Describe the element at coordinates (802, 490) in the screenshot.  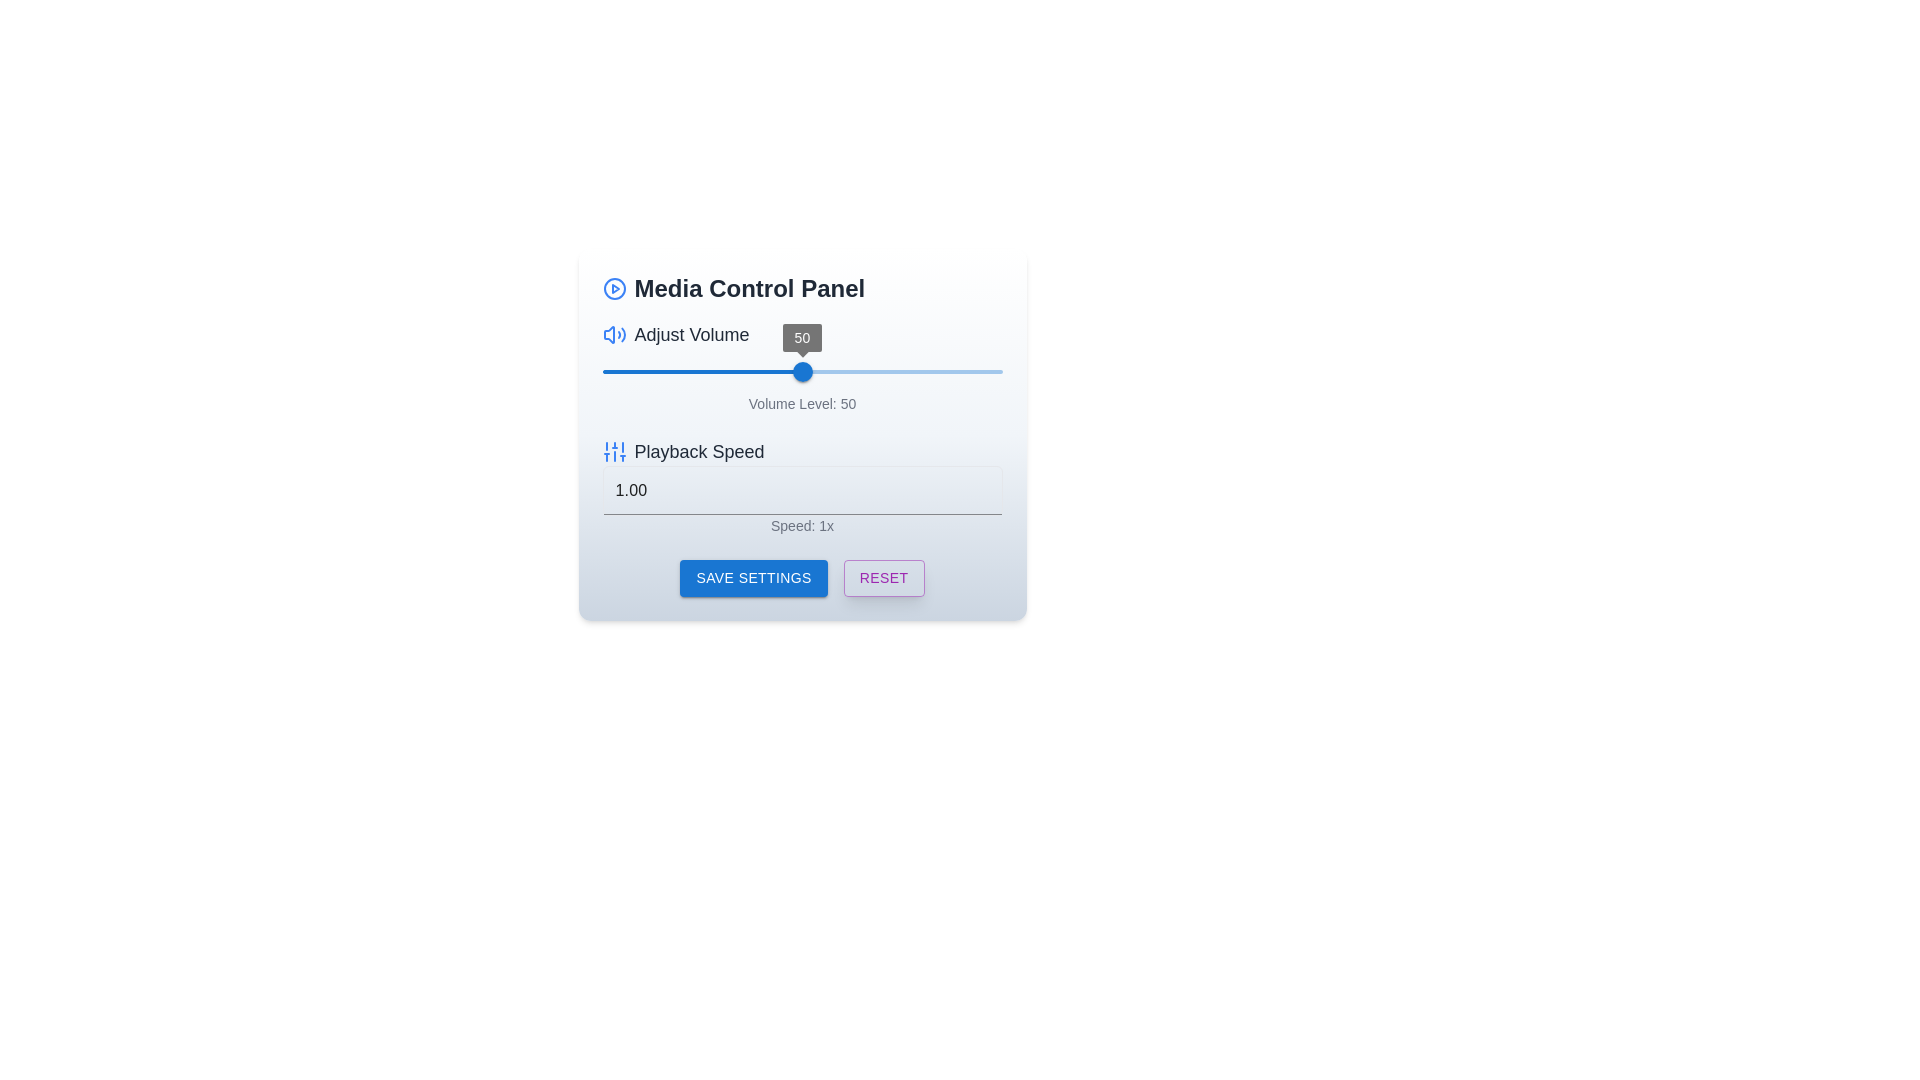
I see `playback speed` at that location.